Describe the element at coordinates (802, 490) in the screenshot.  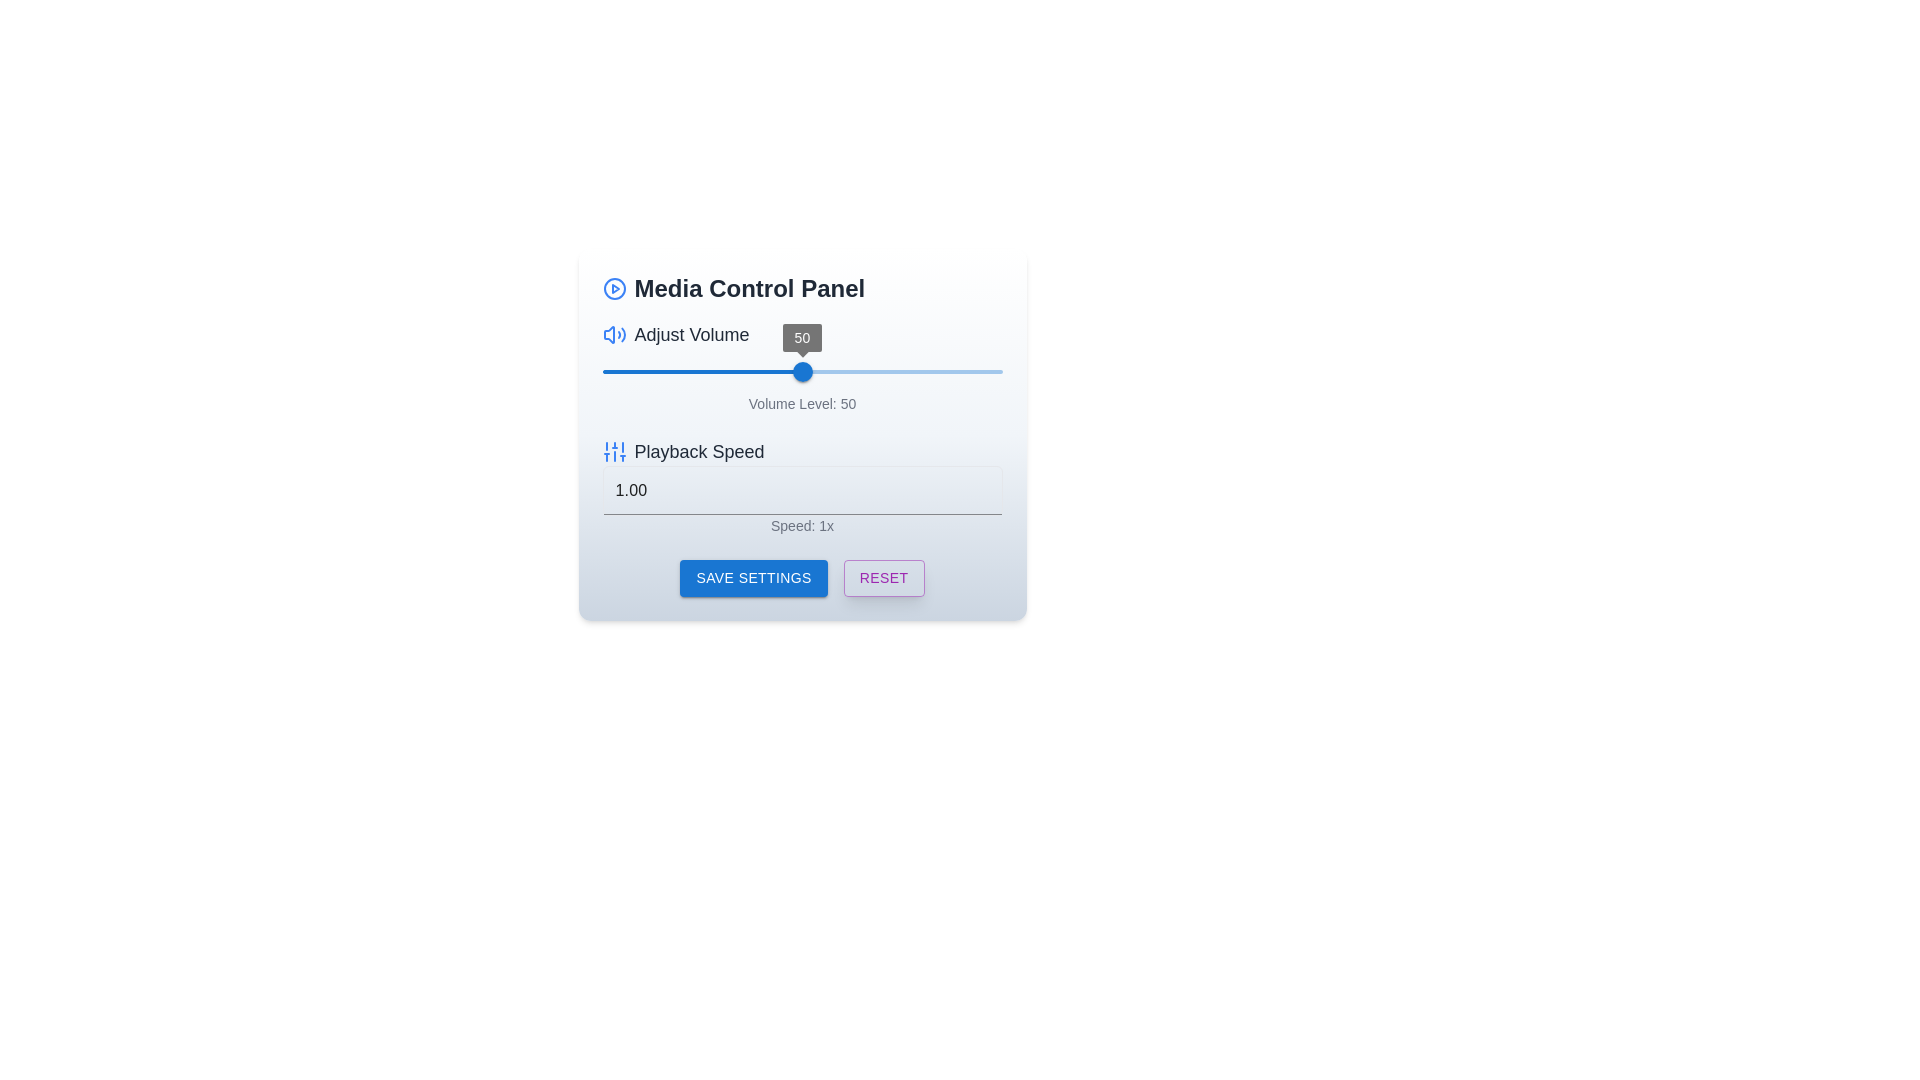
I see `playback speed` at that location.